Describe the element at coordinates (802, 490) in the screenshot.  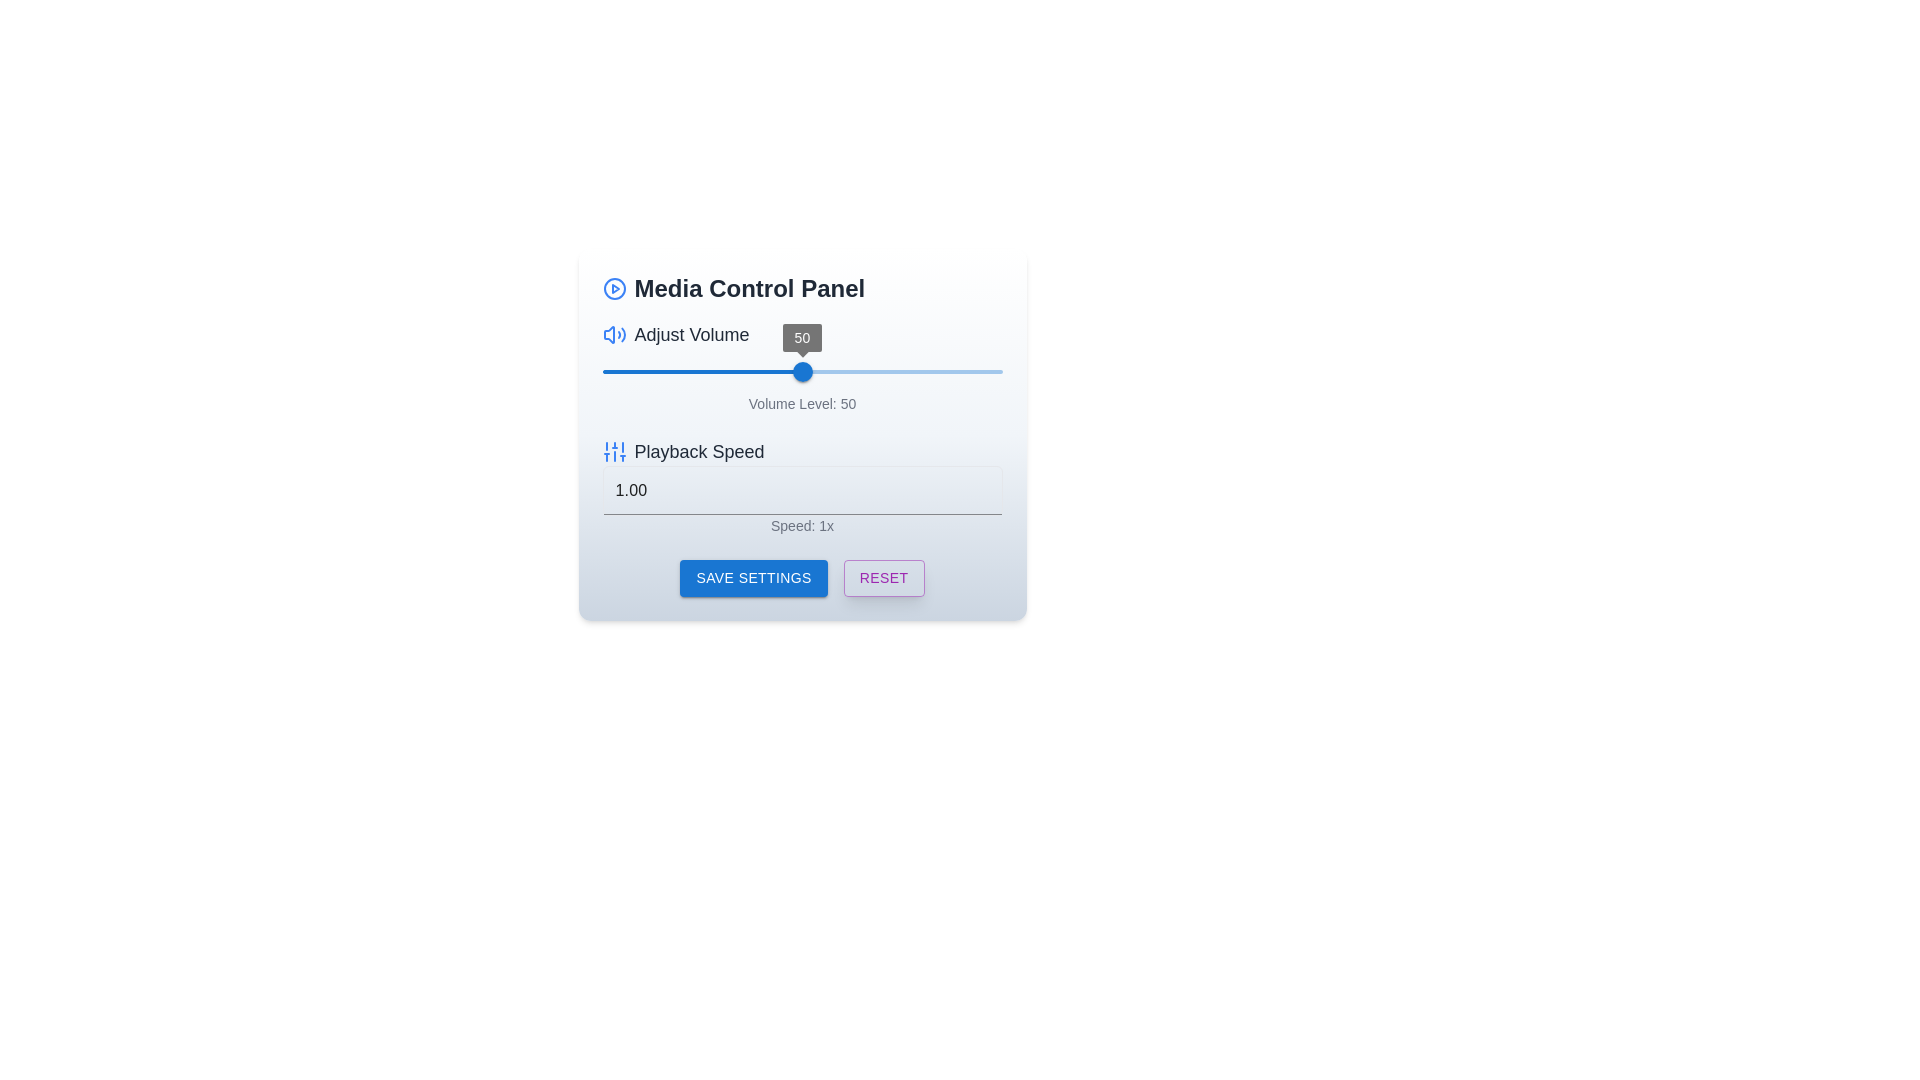
I see `playback speed` at that location.